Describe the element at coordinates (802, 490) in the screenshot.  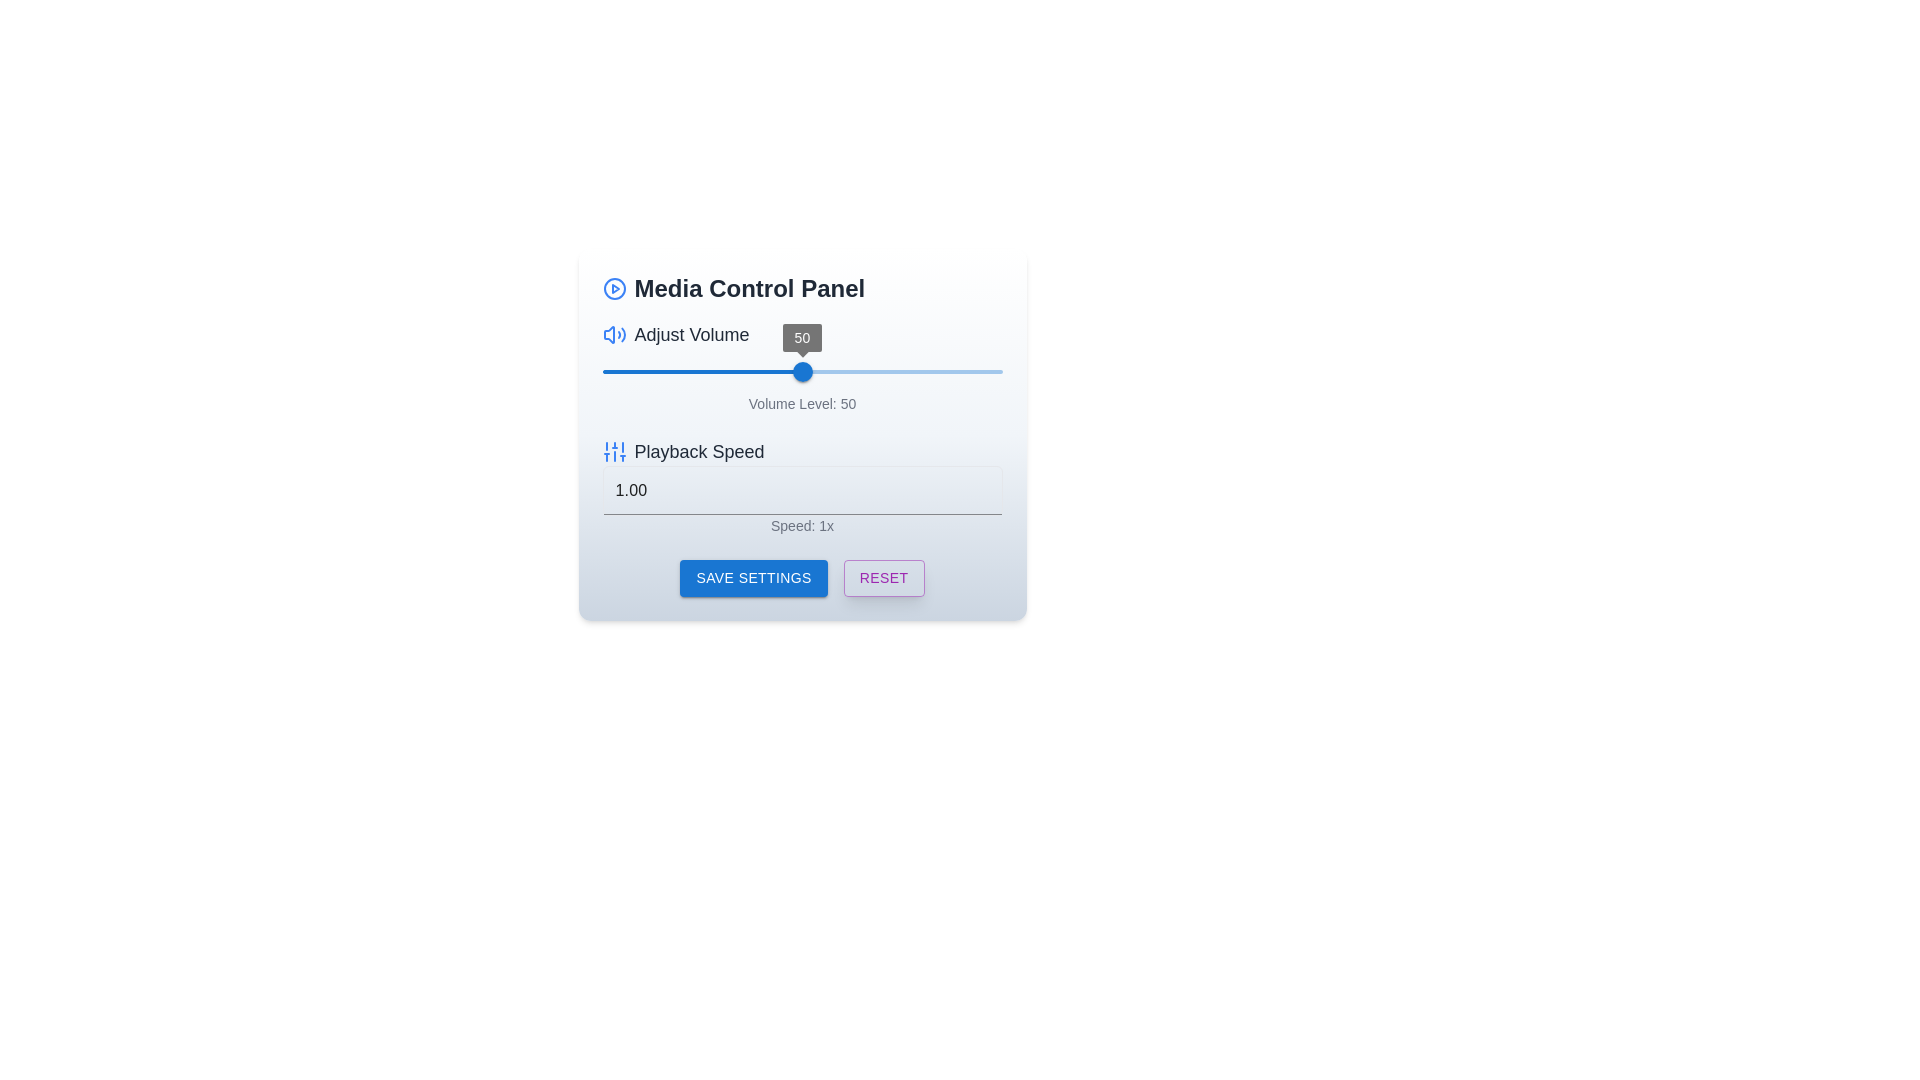
I see `playback speed` at that location.